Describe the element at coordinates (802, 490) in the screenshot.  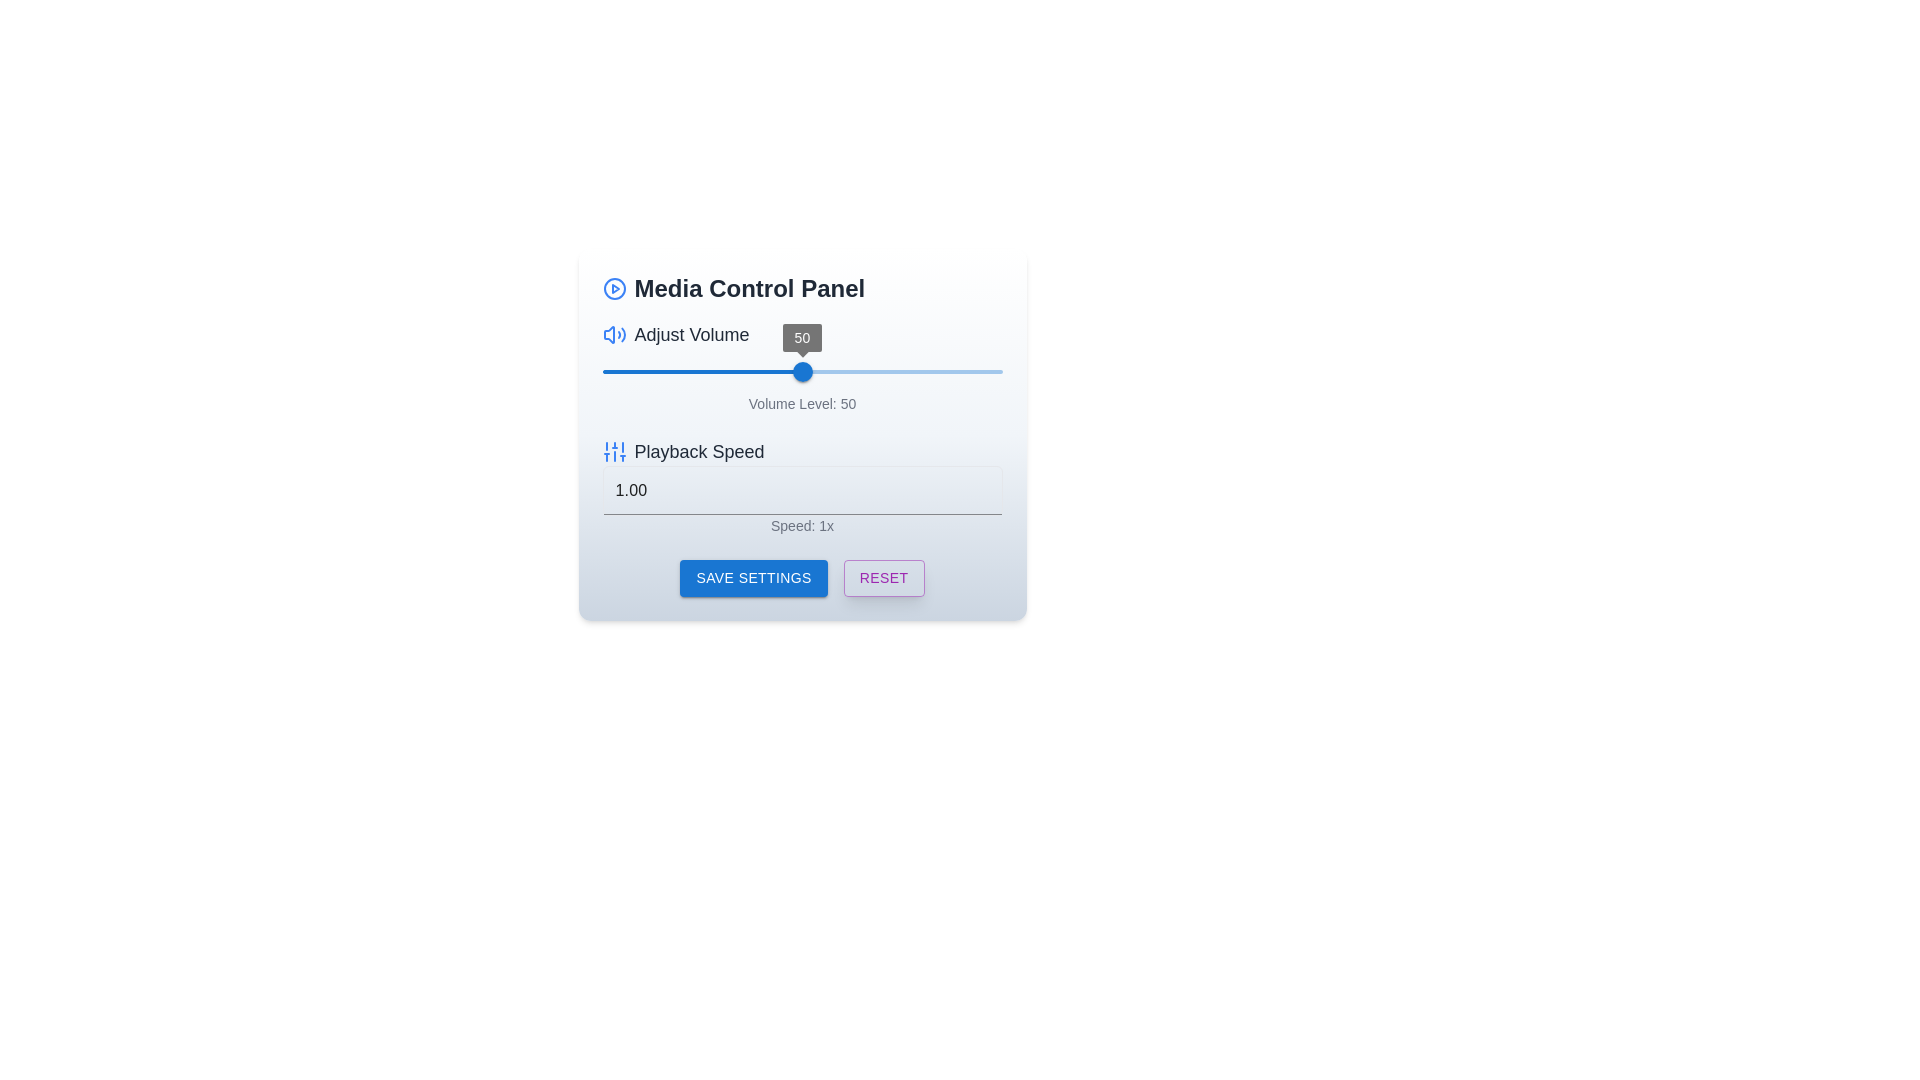
I see `playback speed` at that location.